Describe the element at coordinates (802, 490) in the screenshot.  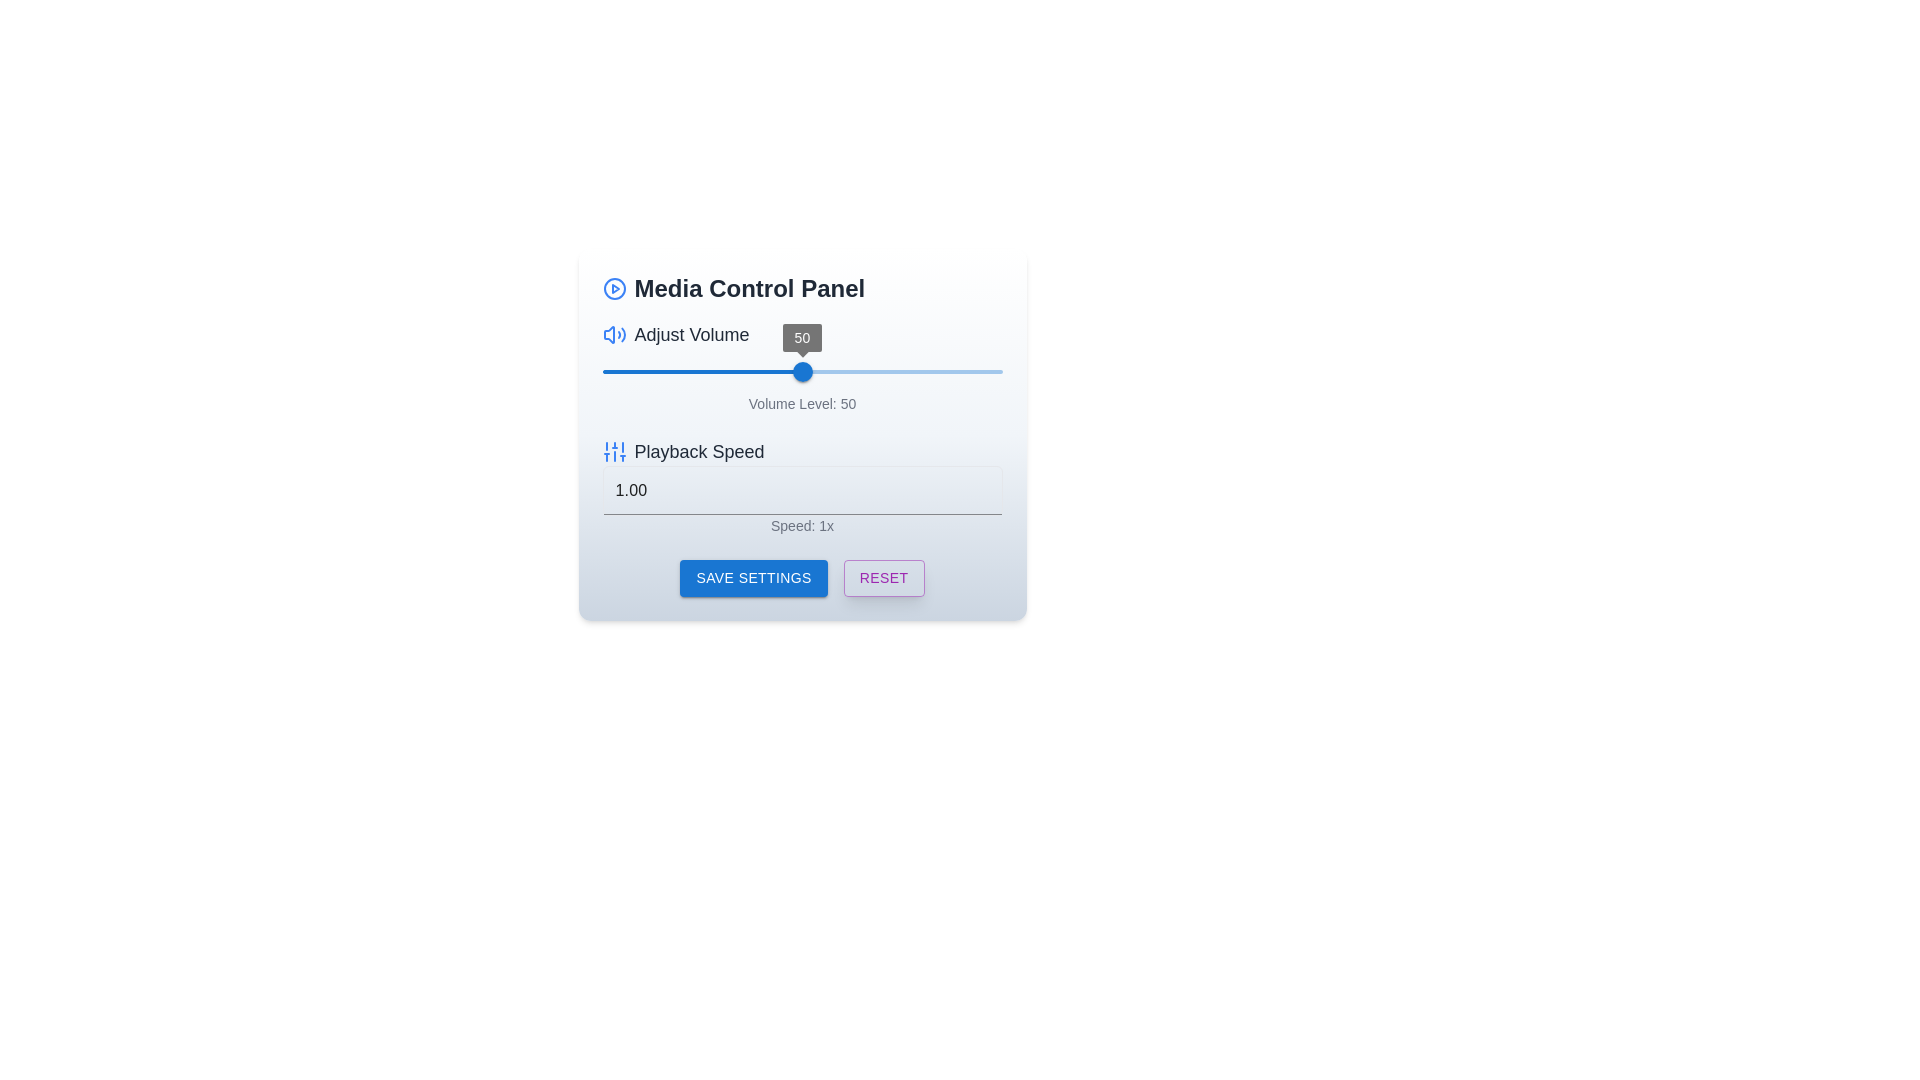
I see `playback speed` at that location.